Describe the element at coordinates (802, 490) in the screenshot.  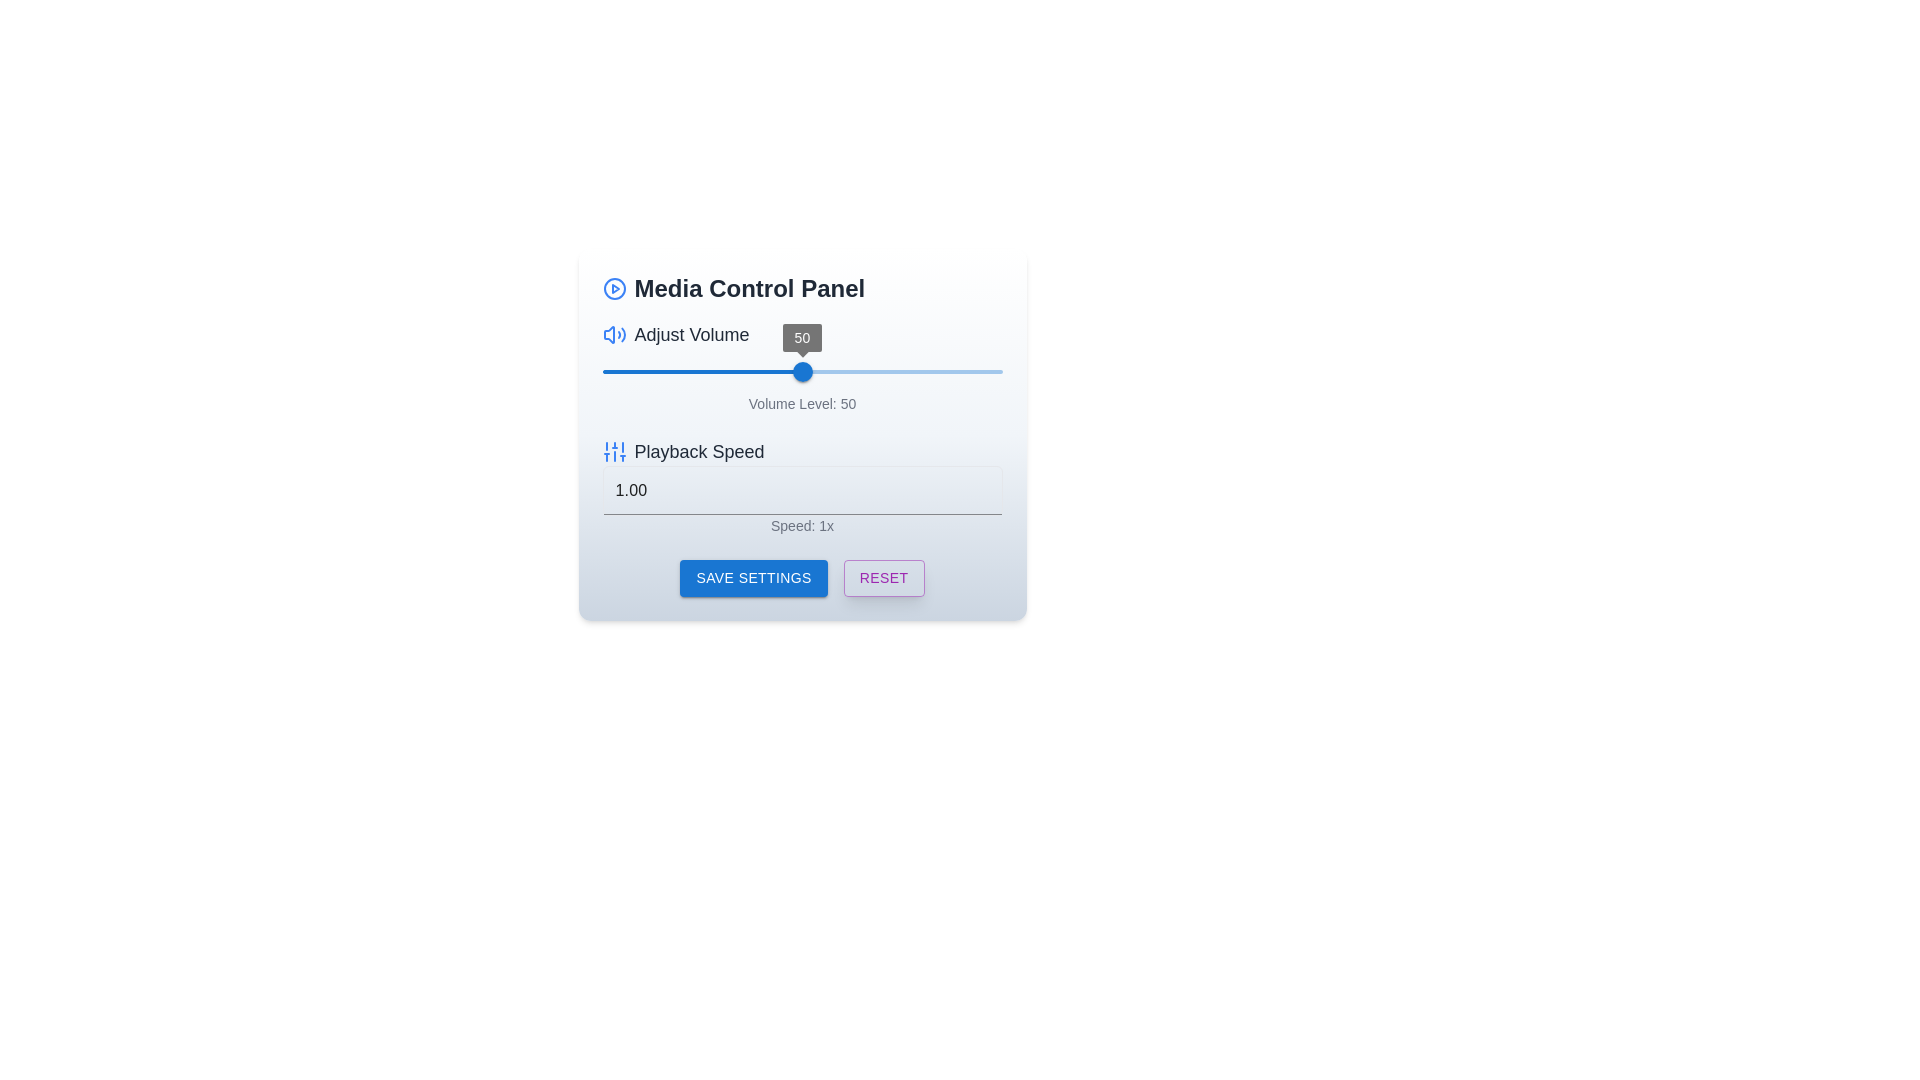
I see `playback speed` at that location.